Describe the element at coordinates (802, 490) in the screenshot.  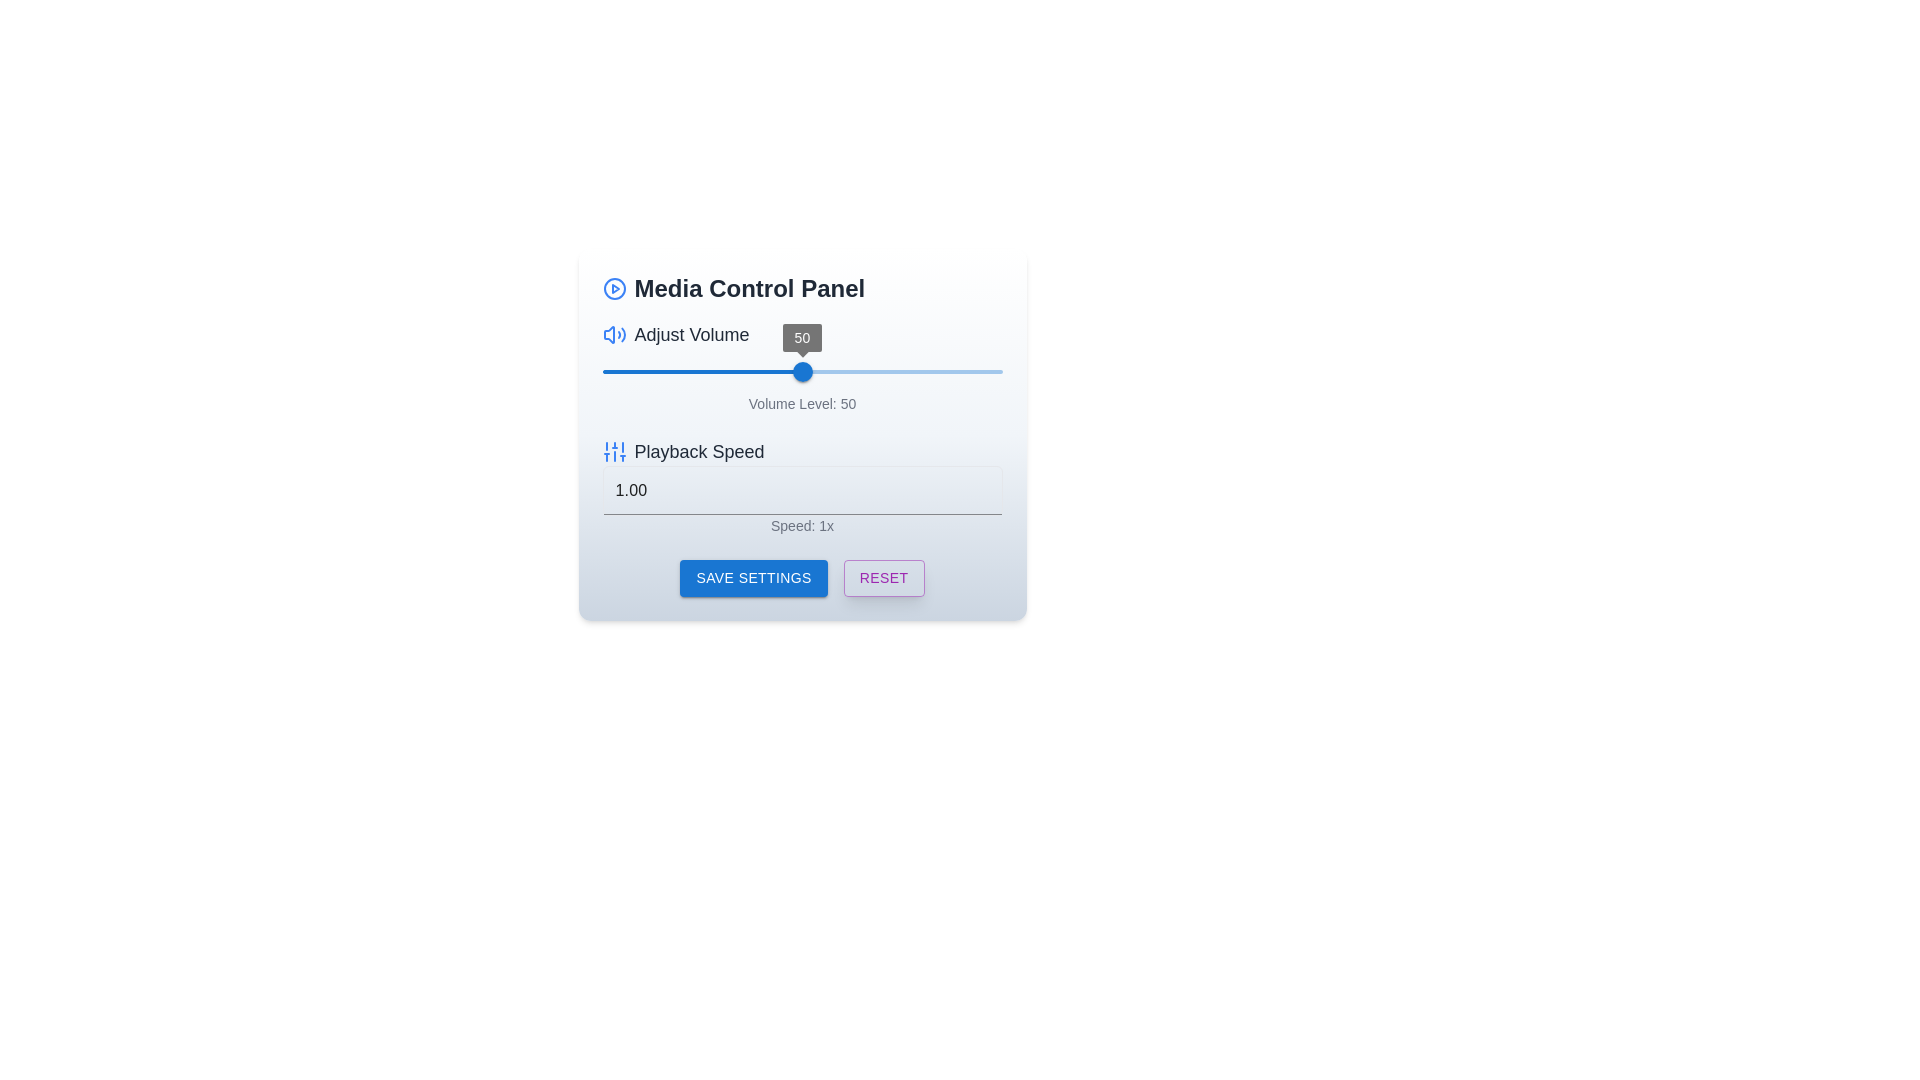
I see `playback speed` at that location.